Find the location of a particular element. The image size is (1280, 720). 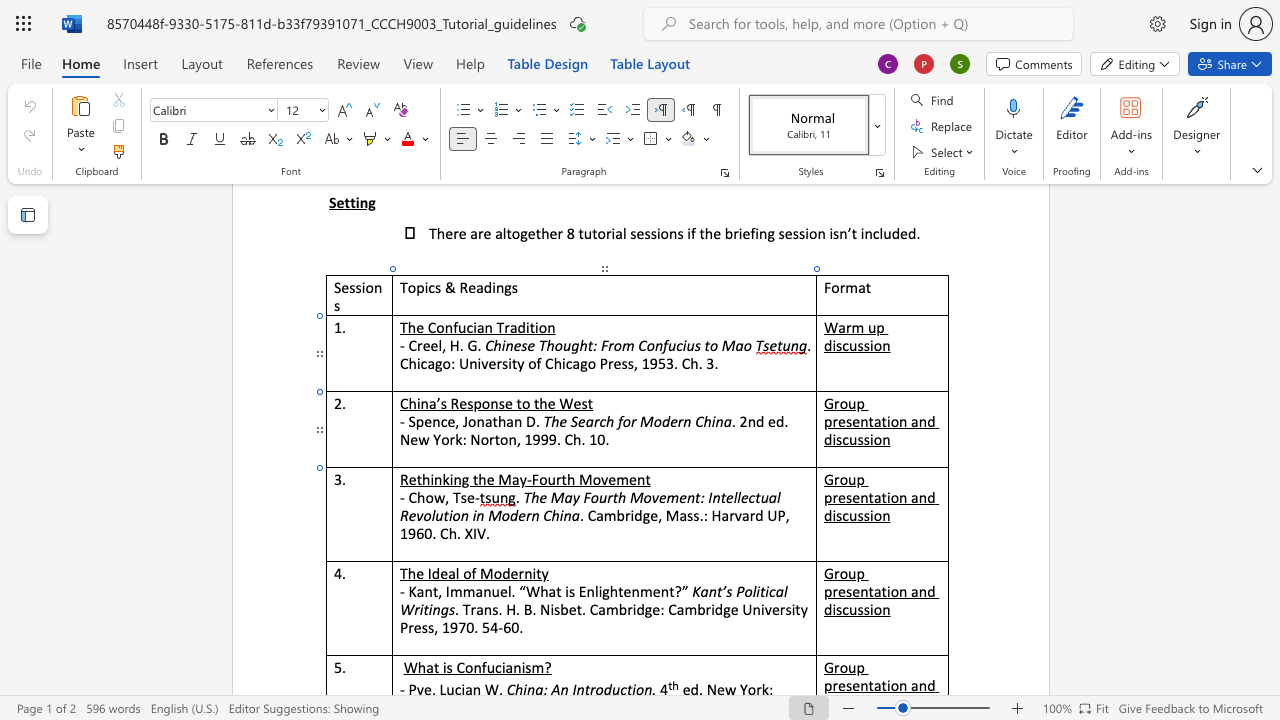

the space between the continuous character "w" and "," in the text is located at coordinates (442, 496).